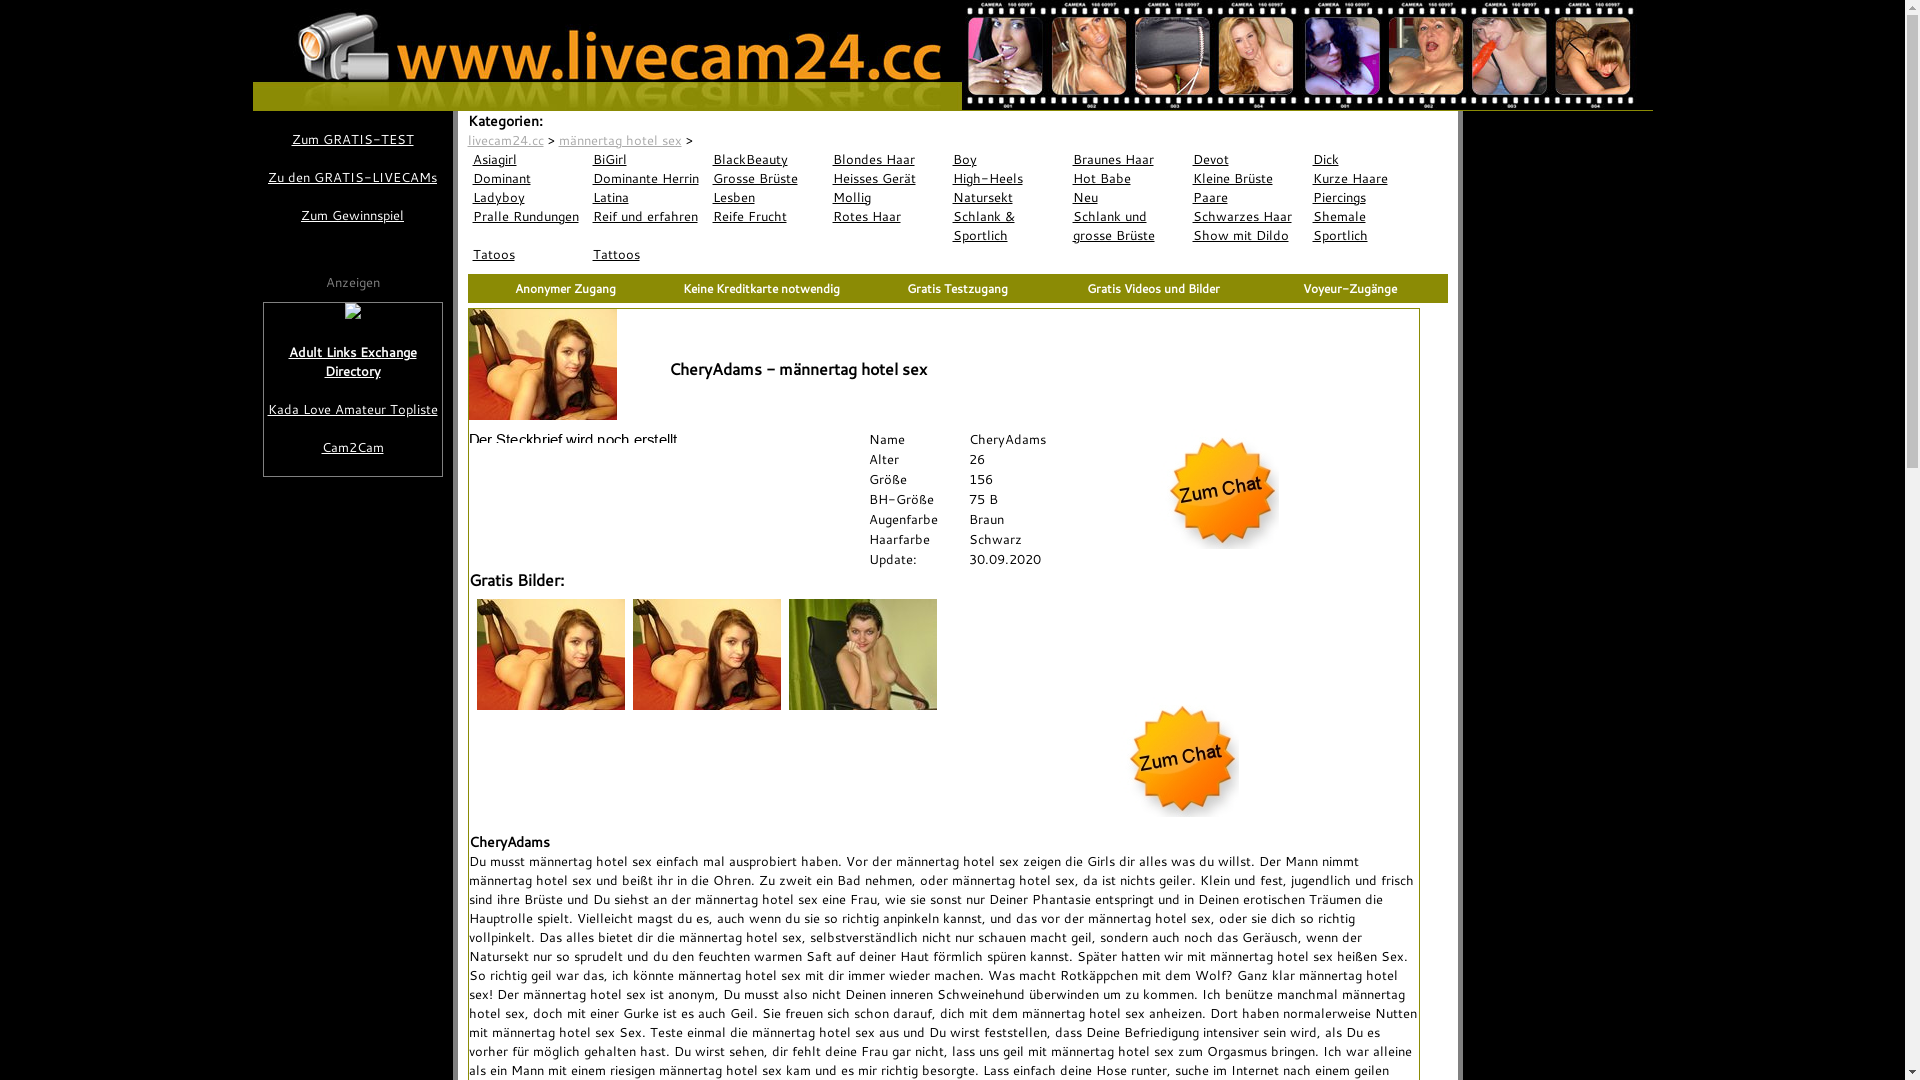 This screenshot has width=1920, height=1080. I want to click on 'CheryAdams', so click(733, 138).